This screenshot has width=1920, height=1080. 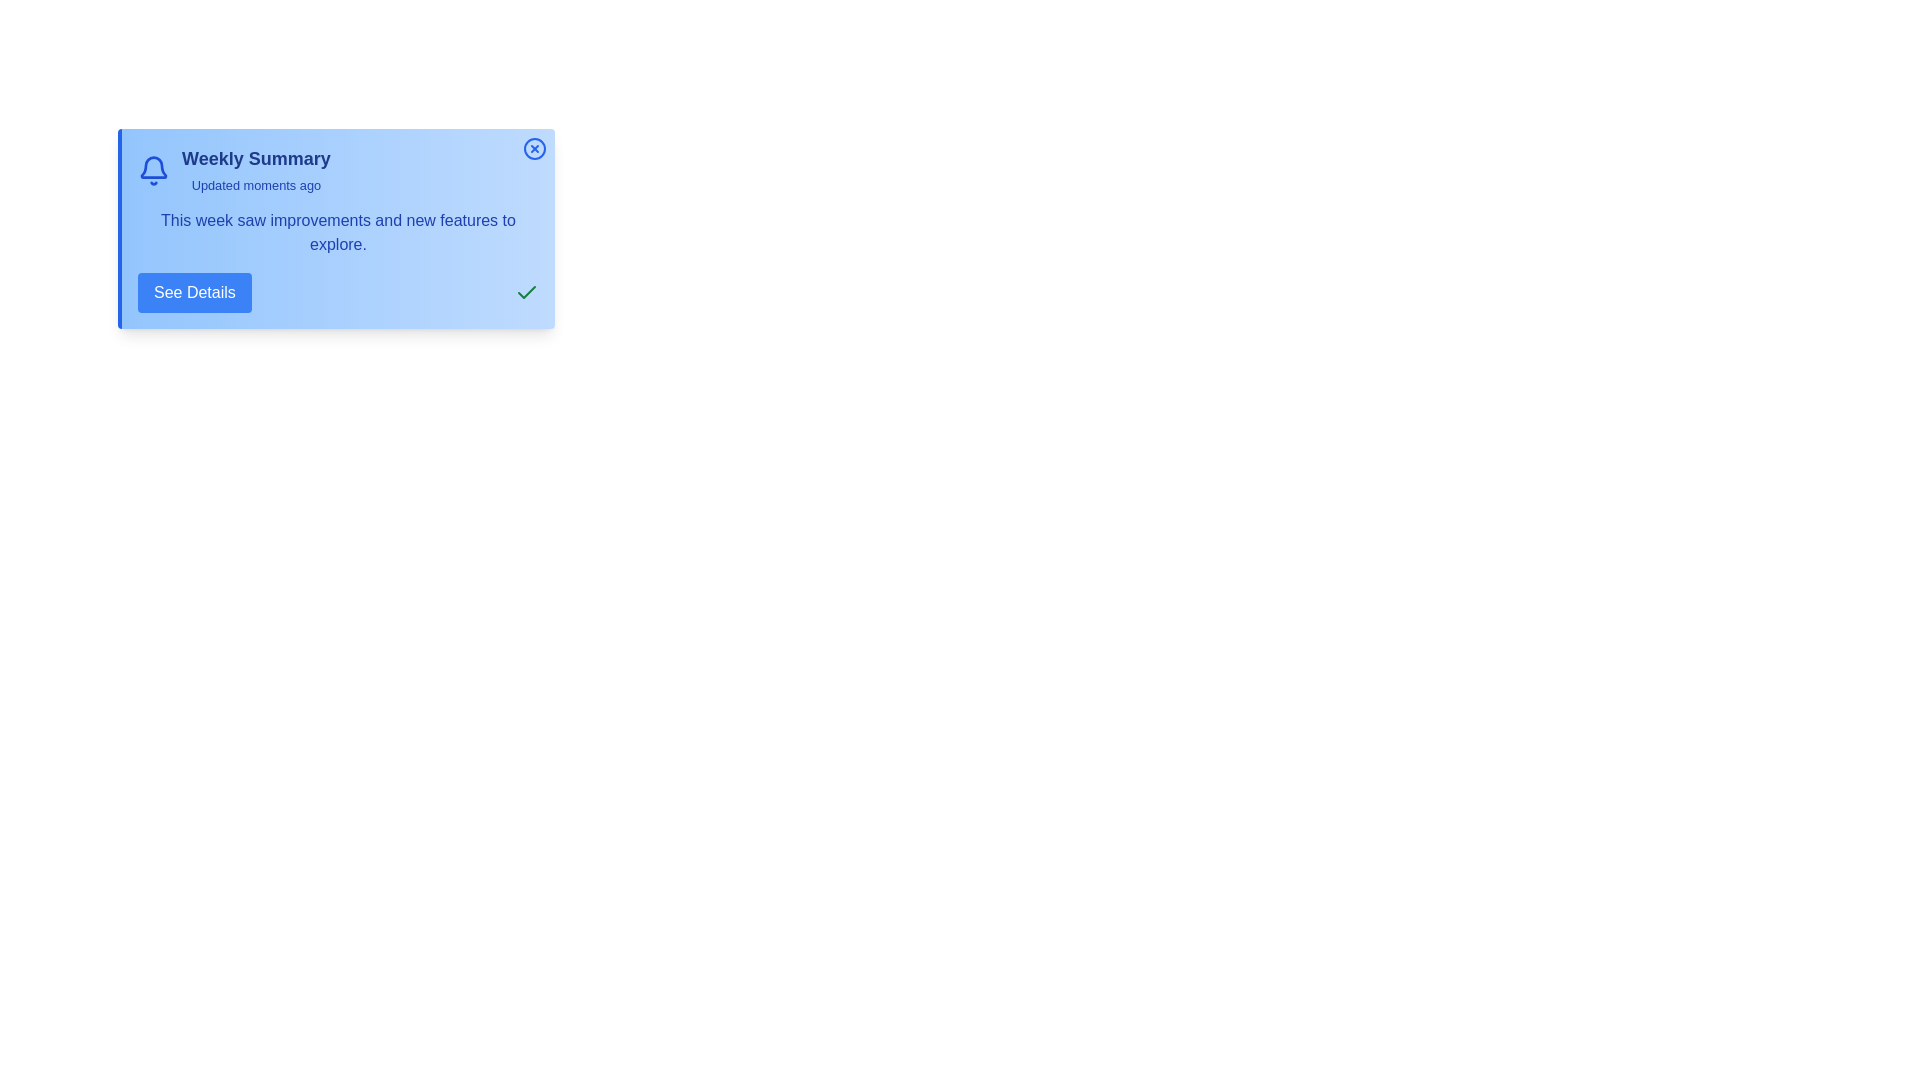 What do you see at coordinates (152, 169) in the screenshot?
I see `the notification icon to interact with it` at bounding box center [152, 169].